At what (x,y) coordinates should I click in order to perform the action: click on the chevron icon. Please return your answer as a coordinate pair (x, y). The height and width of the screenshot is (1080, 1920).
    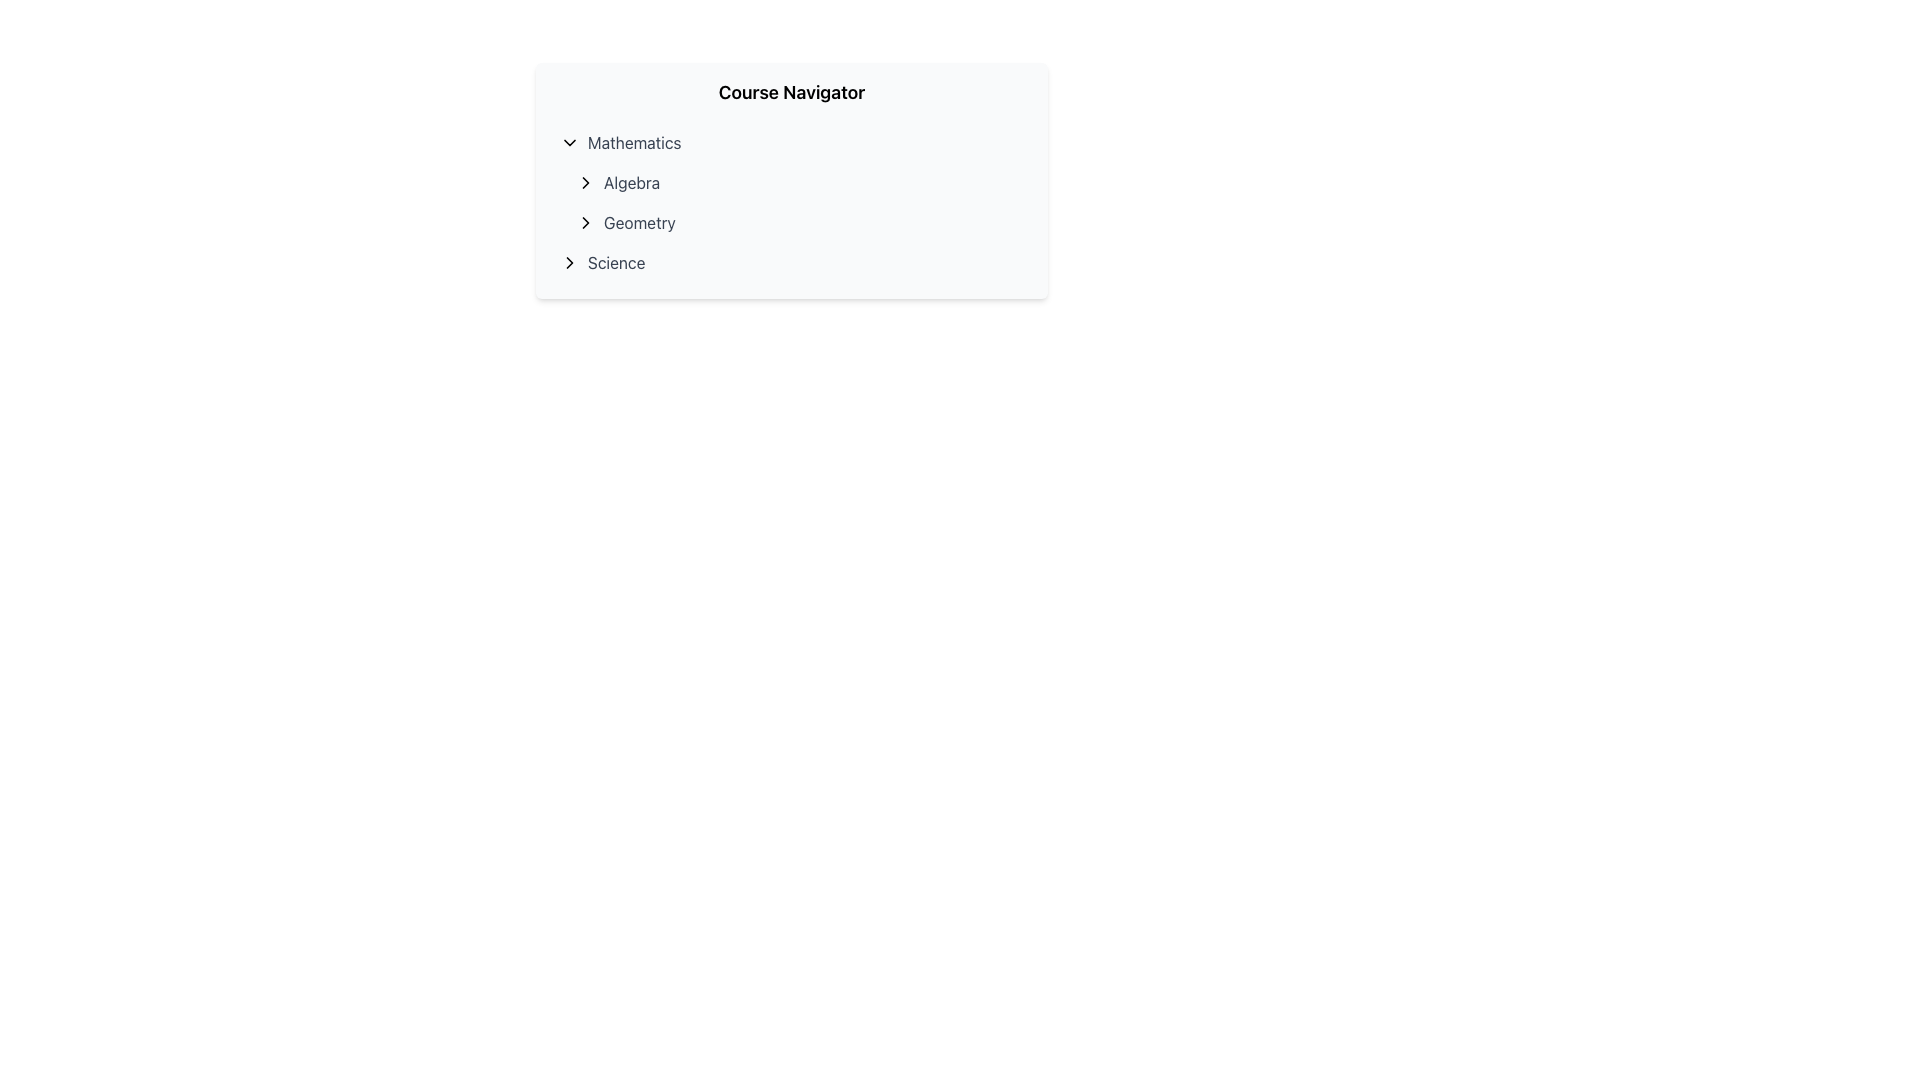
    Looking at the image, I should click on (569, 261).